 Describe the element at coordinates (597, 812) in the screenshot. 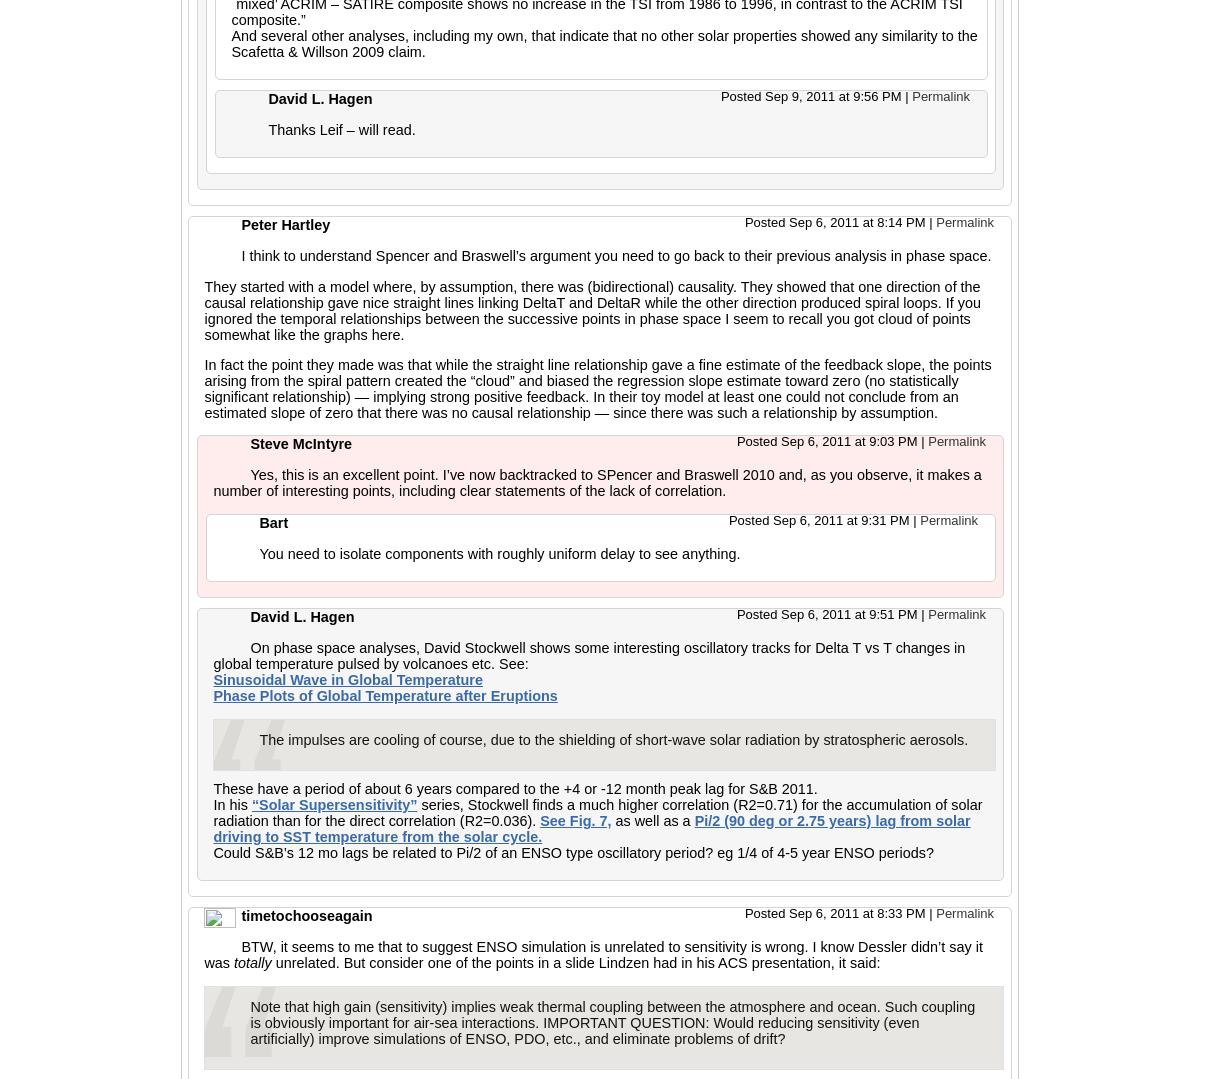

I see `'series, Stockwell finds a much higher correlation (R2=0.71) for the accumulation of solar radiation than for the direct correlation (R2=0.036).'` at that location.